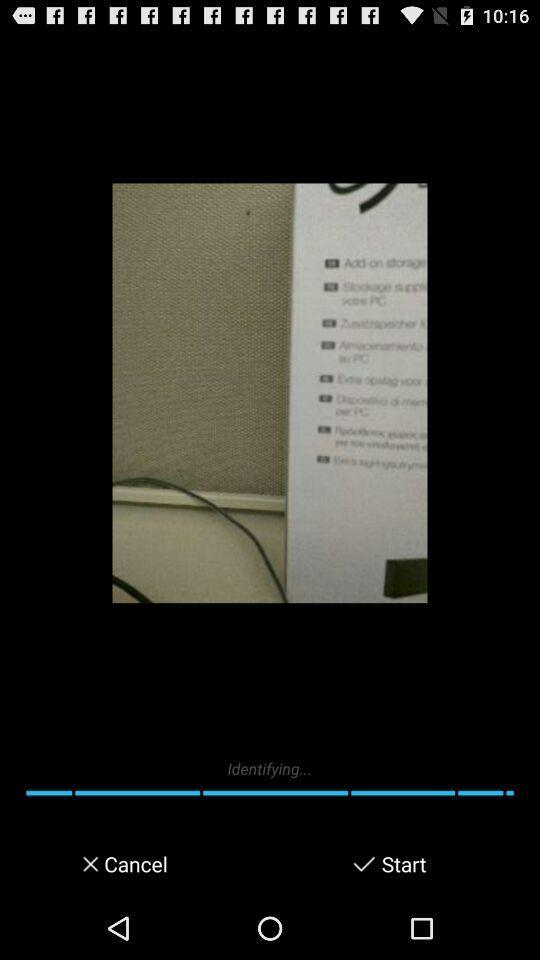  Describe the element at coordinates (83, 863) in the screenshot. I see `item next to cancel app` at that location.